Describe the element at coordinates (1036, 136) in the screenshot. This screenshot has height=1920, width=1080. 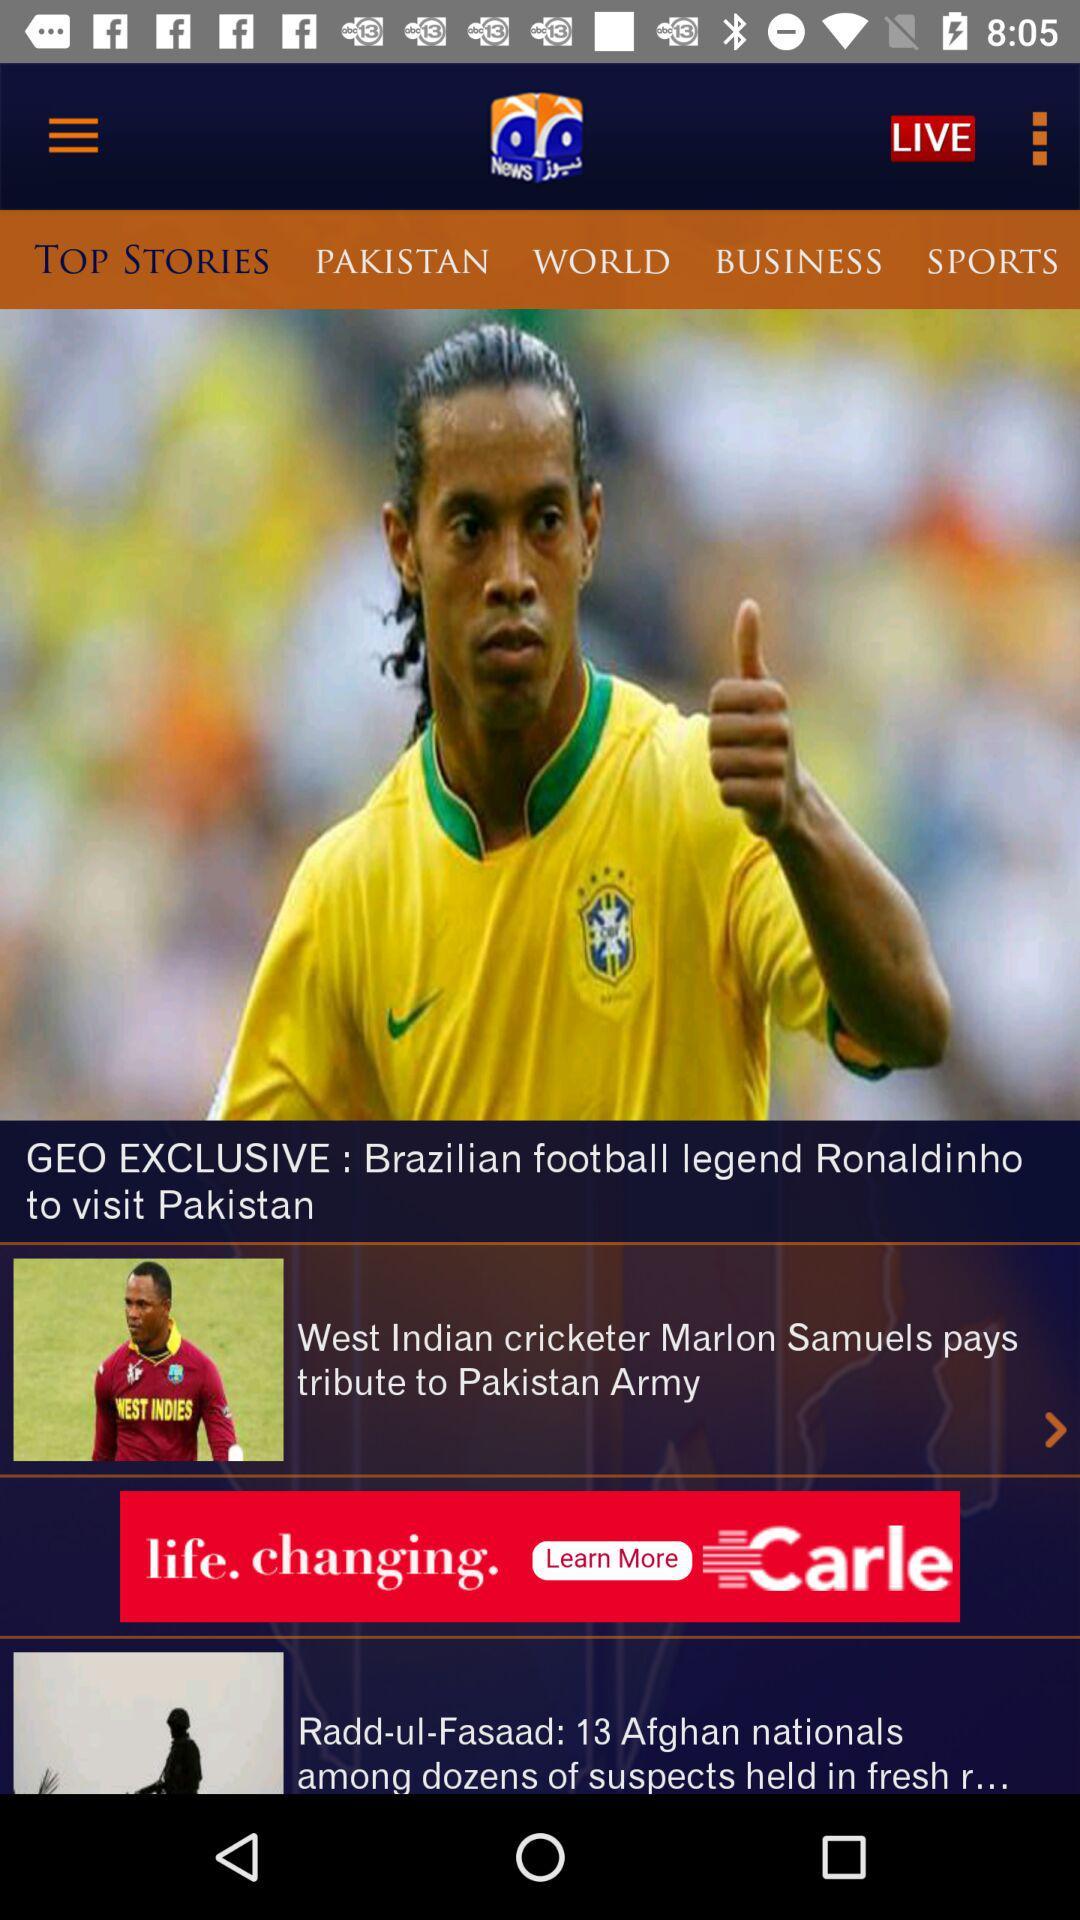
I see `the icon right to the live button` at that location.